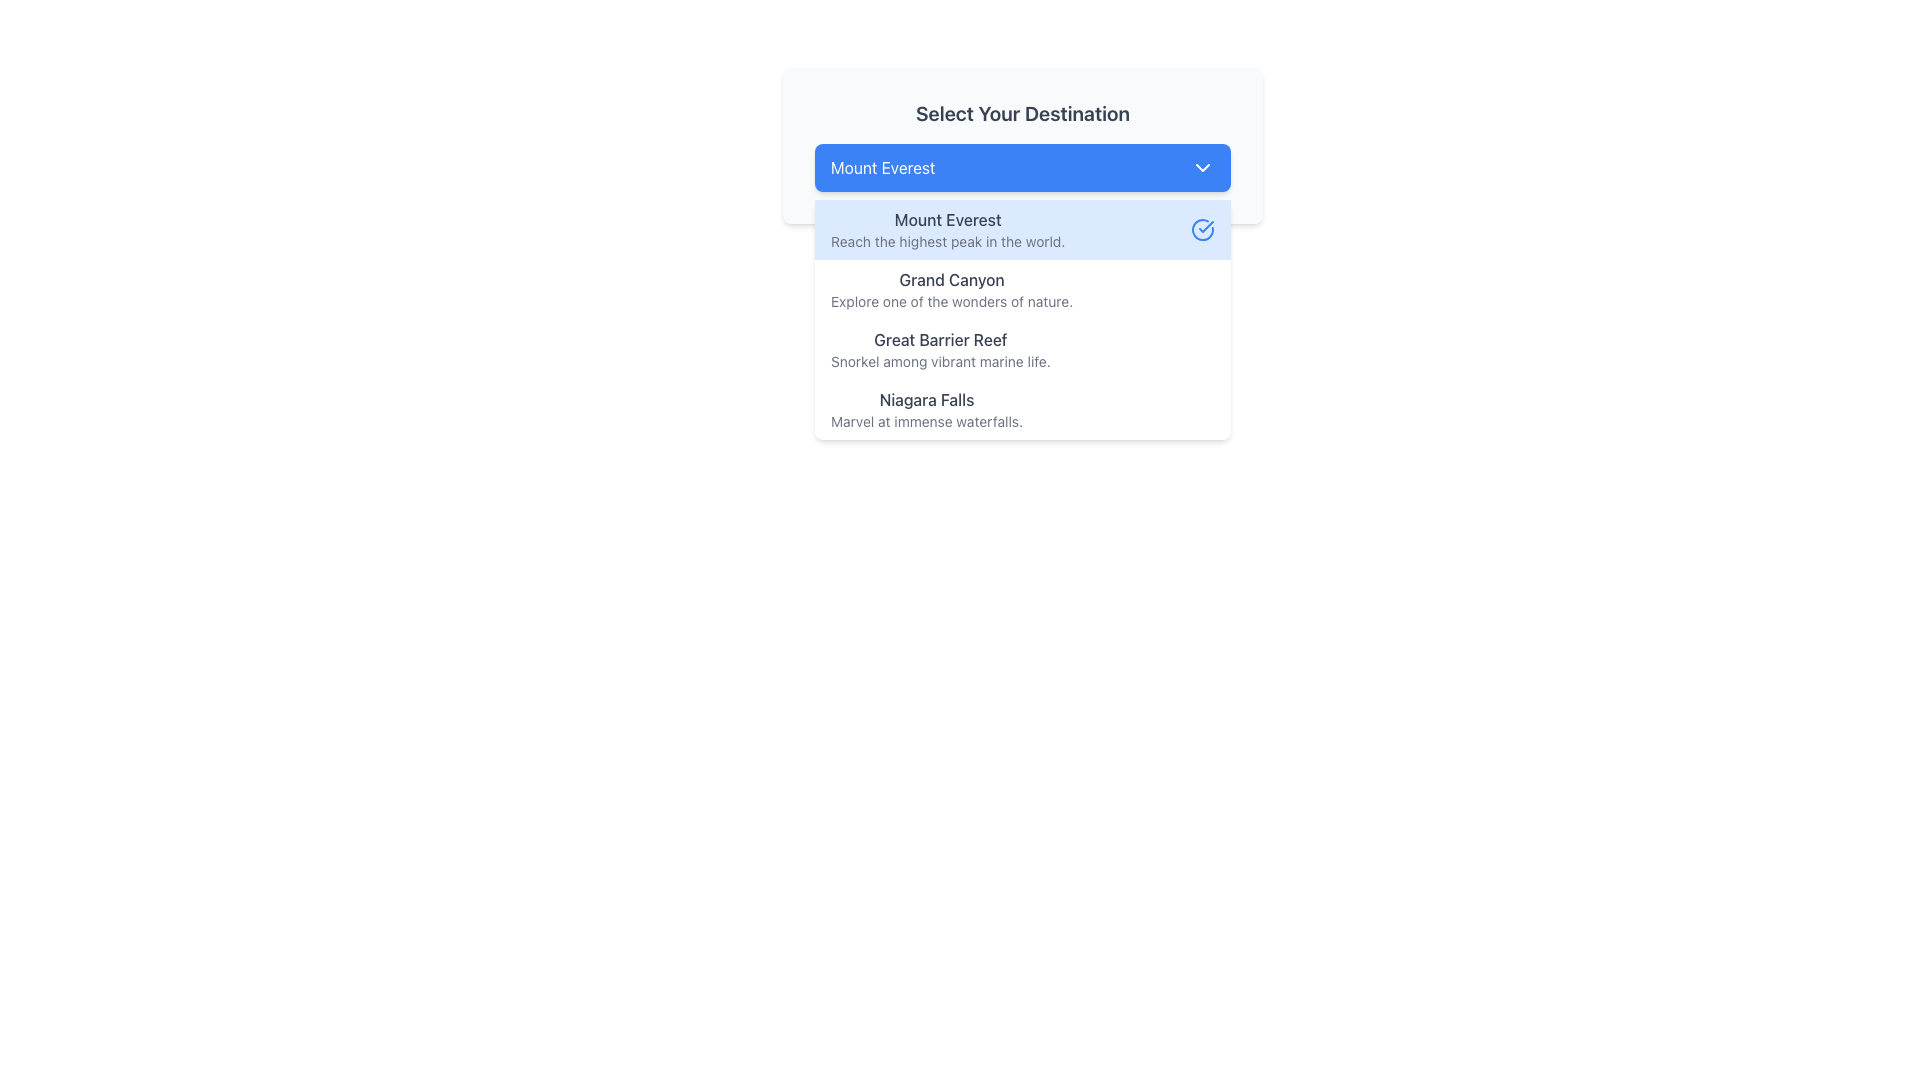 The height and width of the screenshot is (1080, 1920). I want to click on the List Entry titled 'Niagara Falls' by clicking on it. This entry is the fourth item in a dropdown menu, positioned below 'Great Barrier Reef.', so click(1022, 408).